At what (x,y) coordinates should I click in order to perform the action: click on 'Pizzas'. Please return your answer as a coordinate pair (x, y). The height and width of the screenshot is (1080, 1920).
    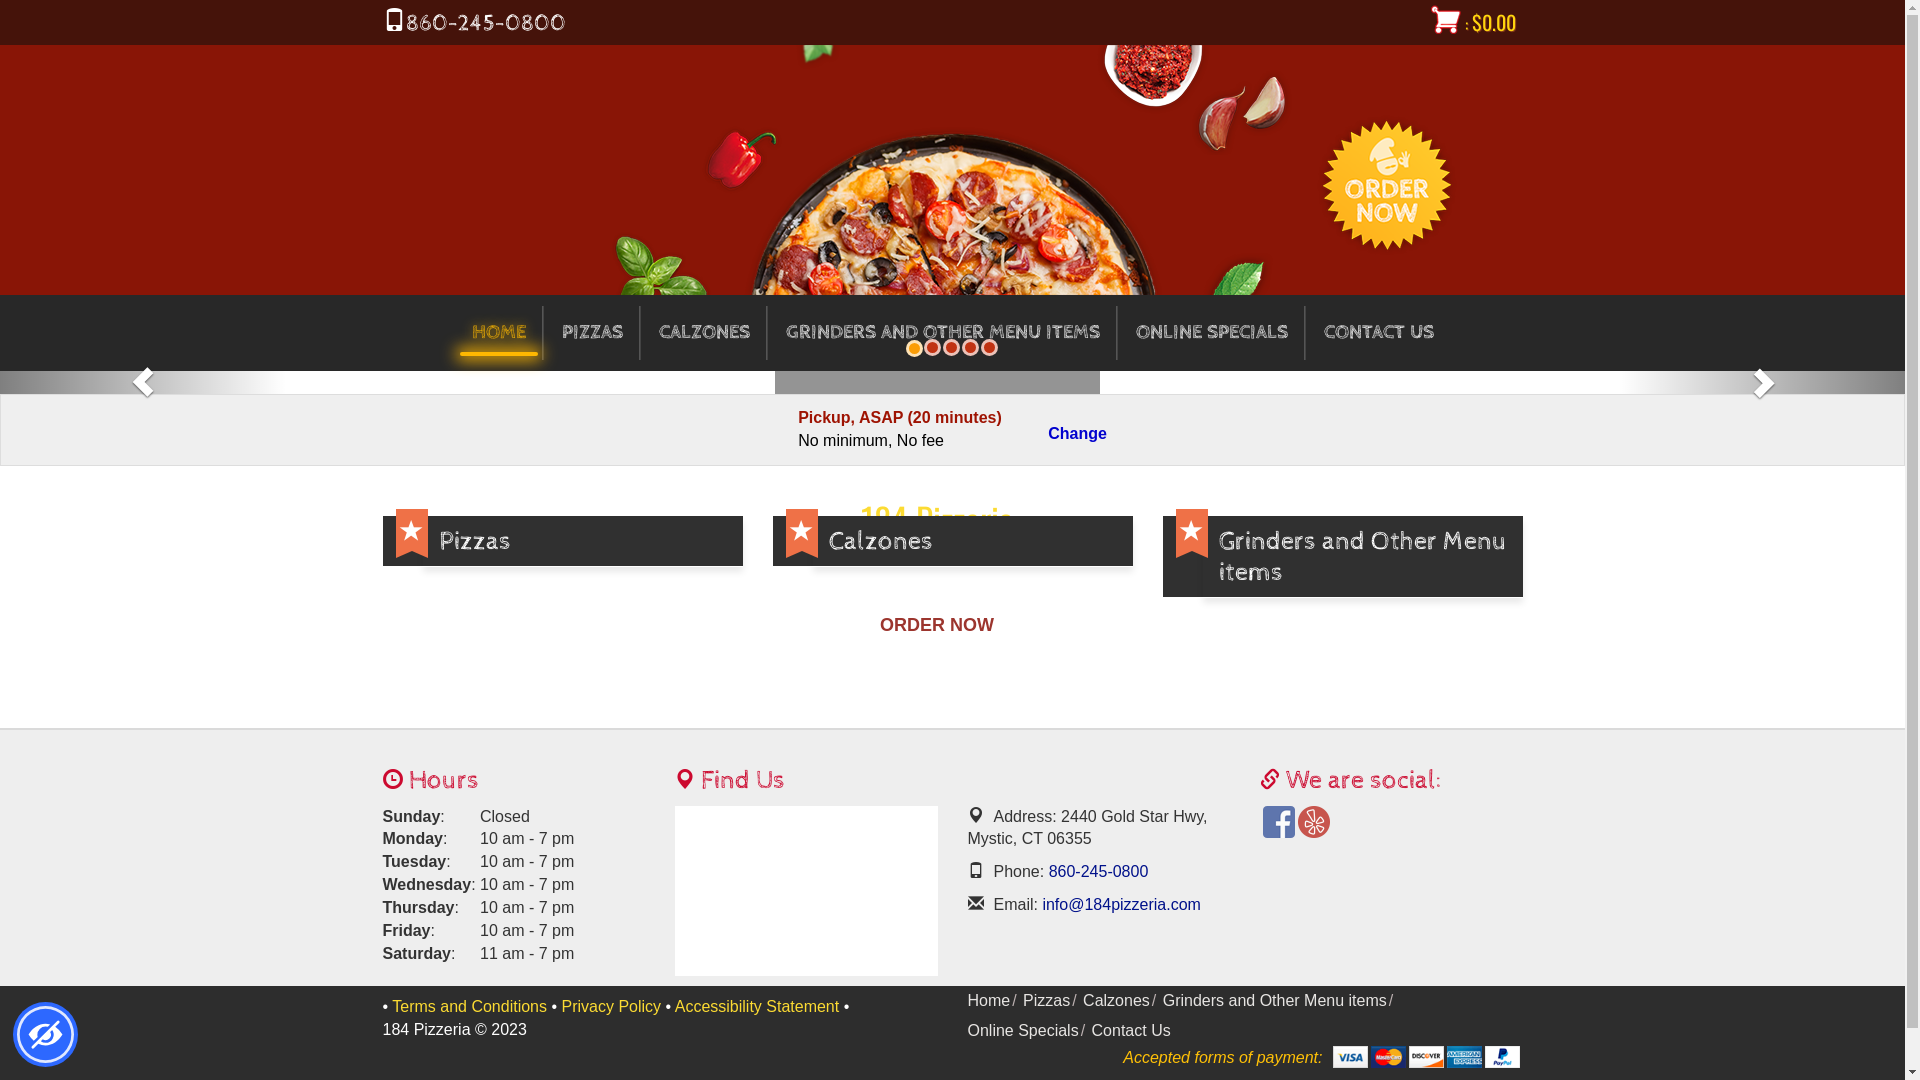
    Looking at the image, I should click on (1045, 1000).